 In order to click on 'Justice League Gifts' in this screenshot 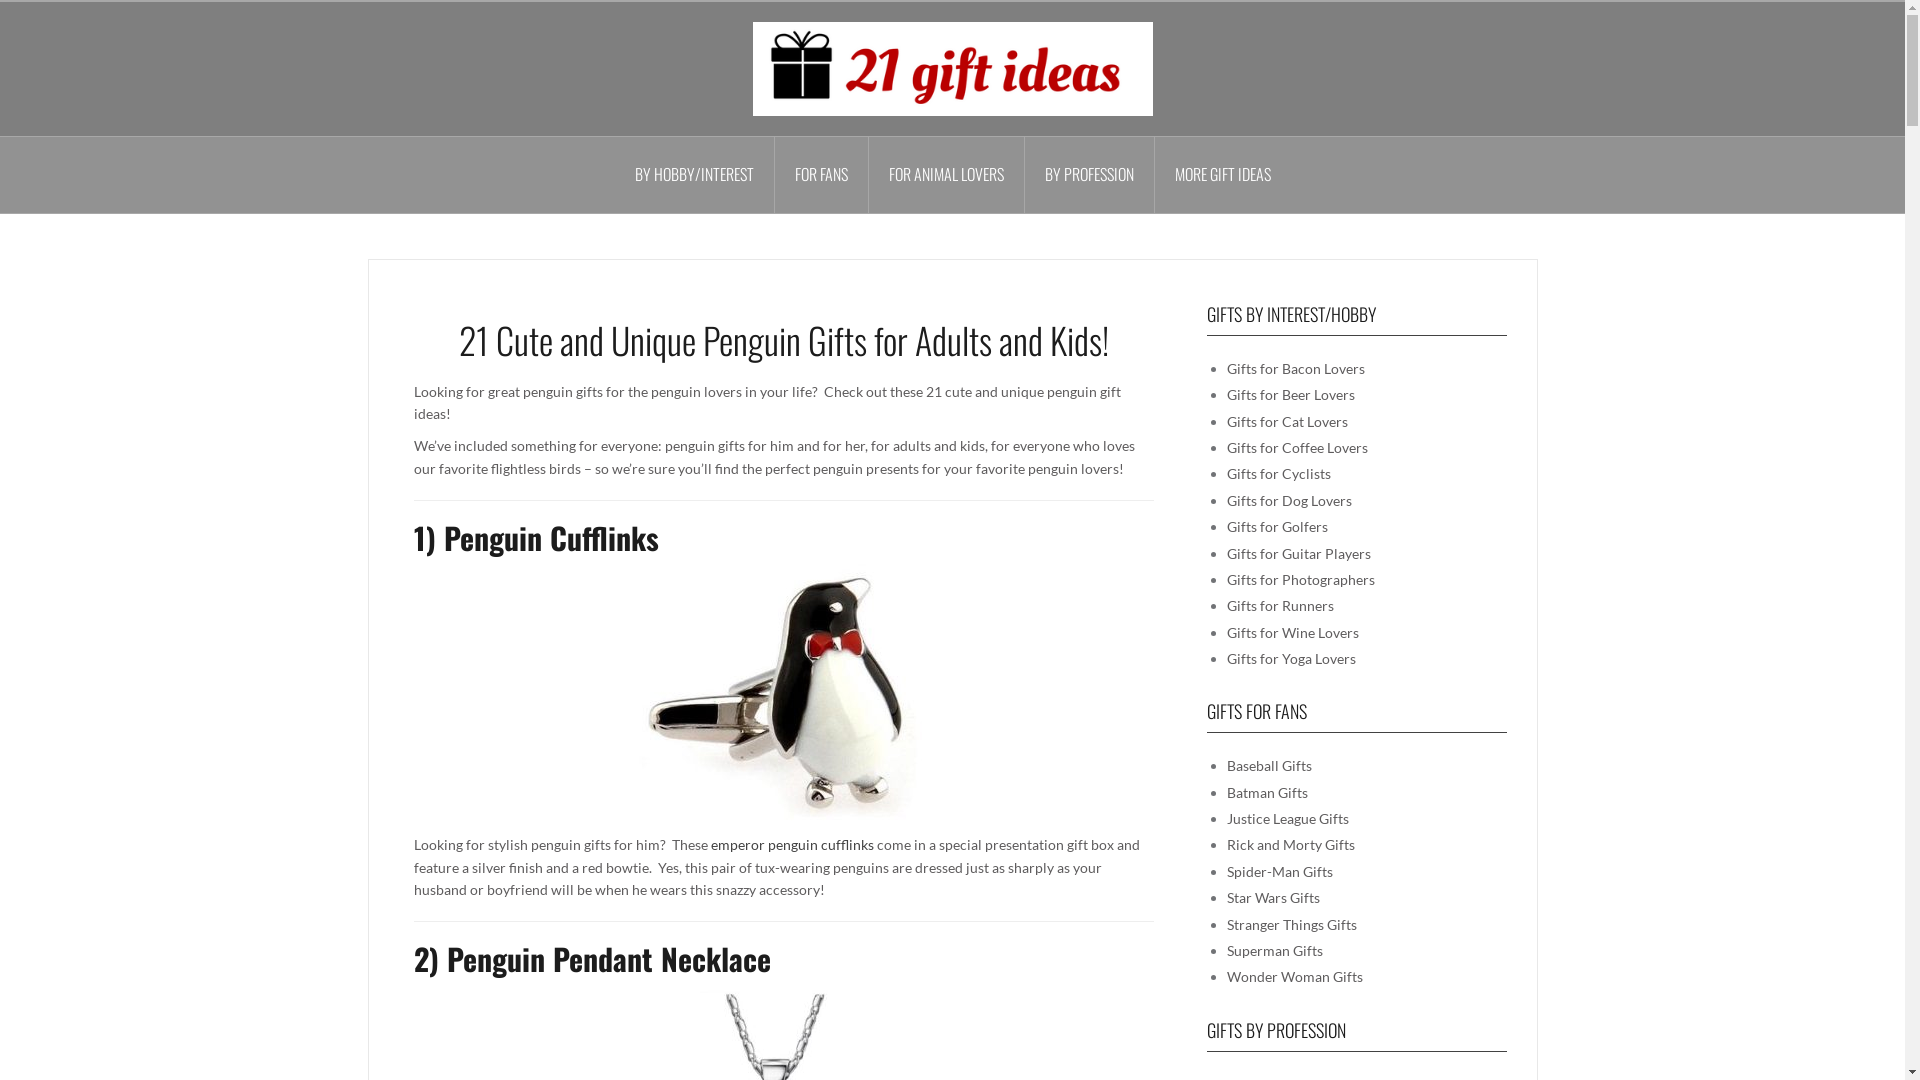, I will do `click(1224, 818)`.